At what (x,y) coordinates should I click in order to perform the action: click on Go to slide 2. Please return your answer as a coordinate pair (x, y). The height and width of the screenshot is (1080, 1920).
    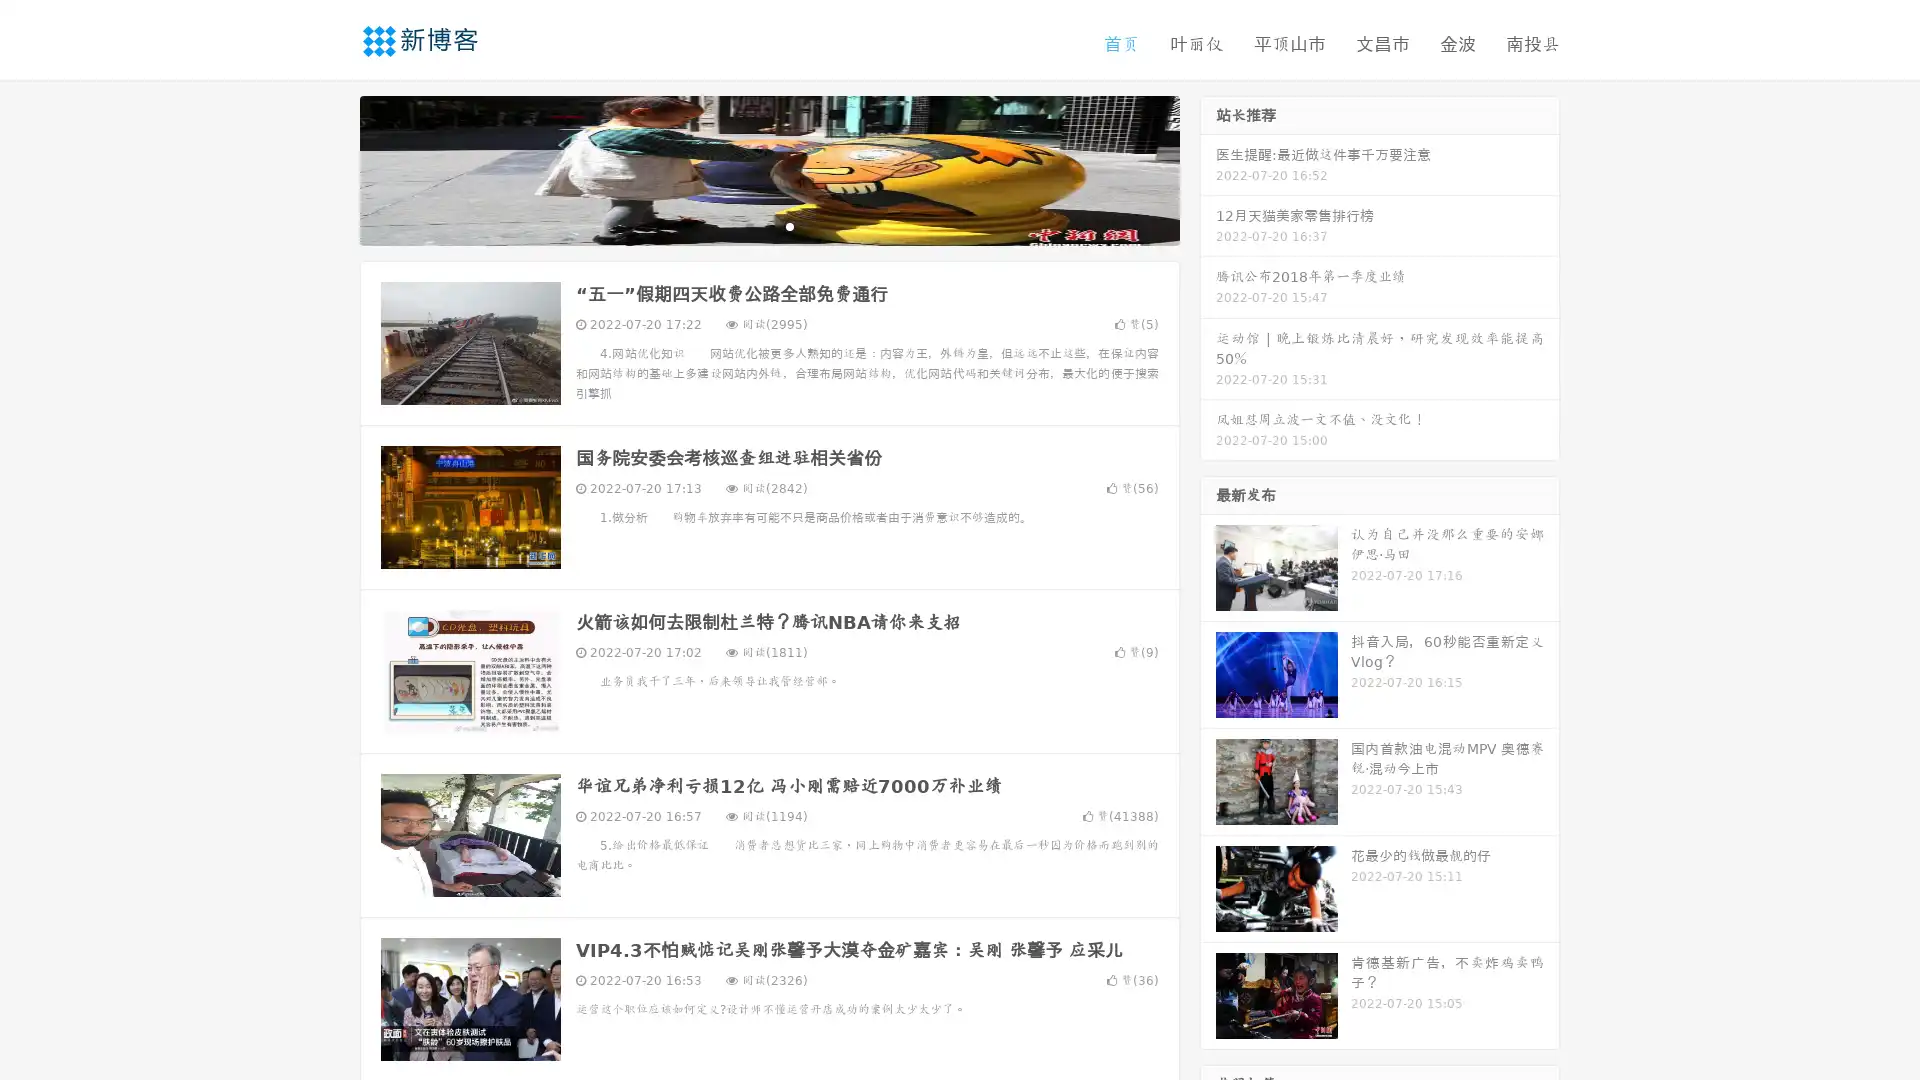
    Looking at the image, I should click on (768, 225).